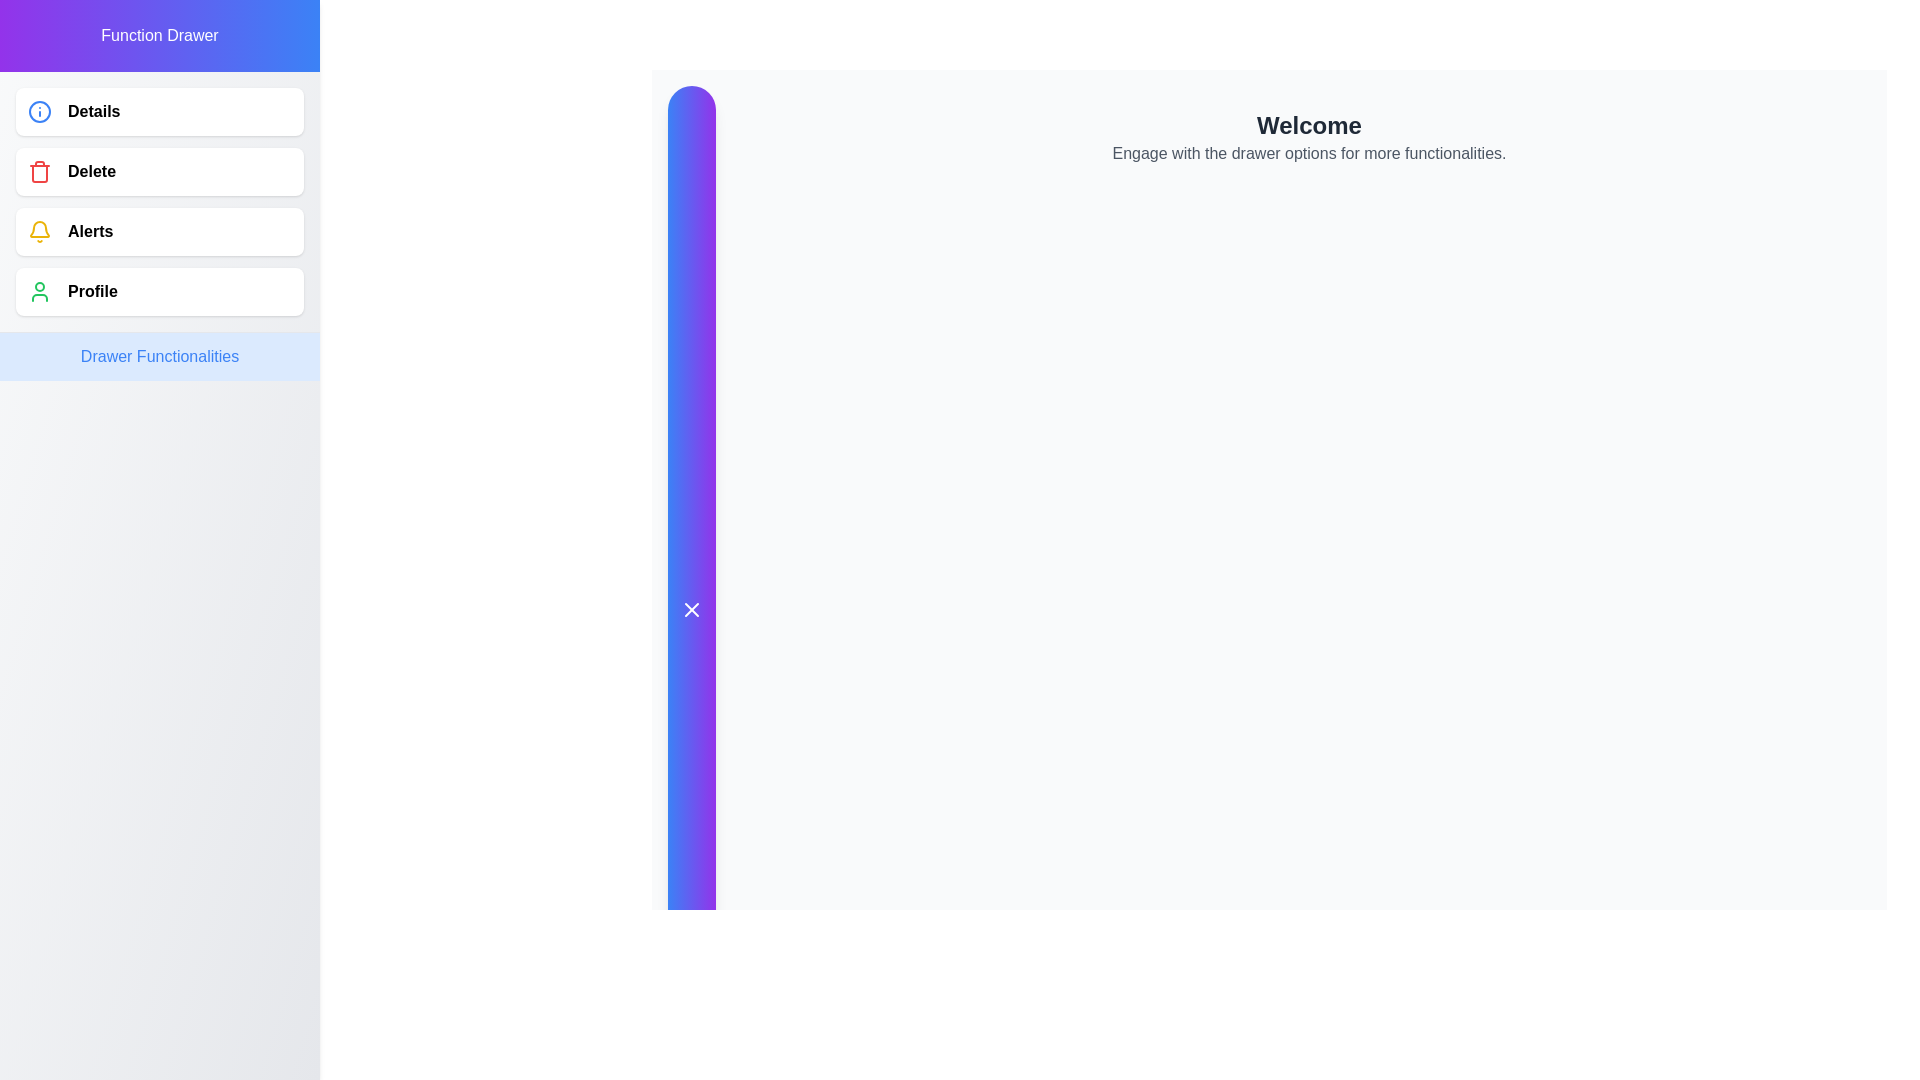  I want to click on the 'Details' text label located in the left-side drawer, which is the first item in the vertical list beneath the 'Function Drawer' header, so click(93, 111).